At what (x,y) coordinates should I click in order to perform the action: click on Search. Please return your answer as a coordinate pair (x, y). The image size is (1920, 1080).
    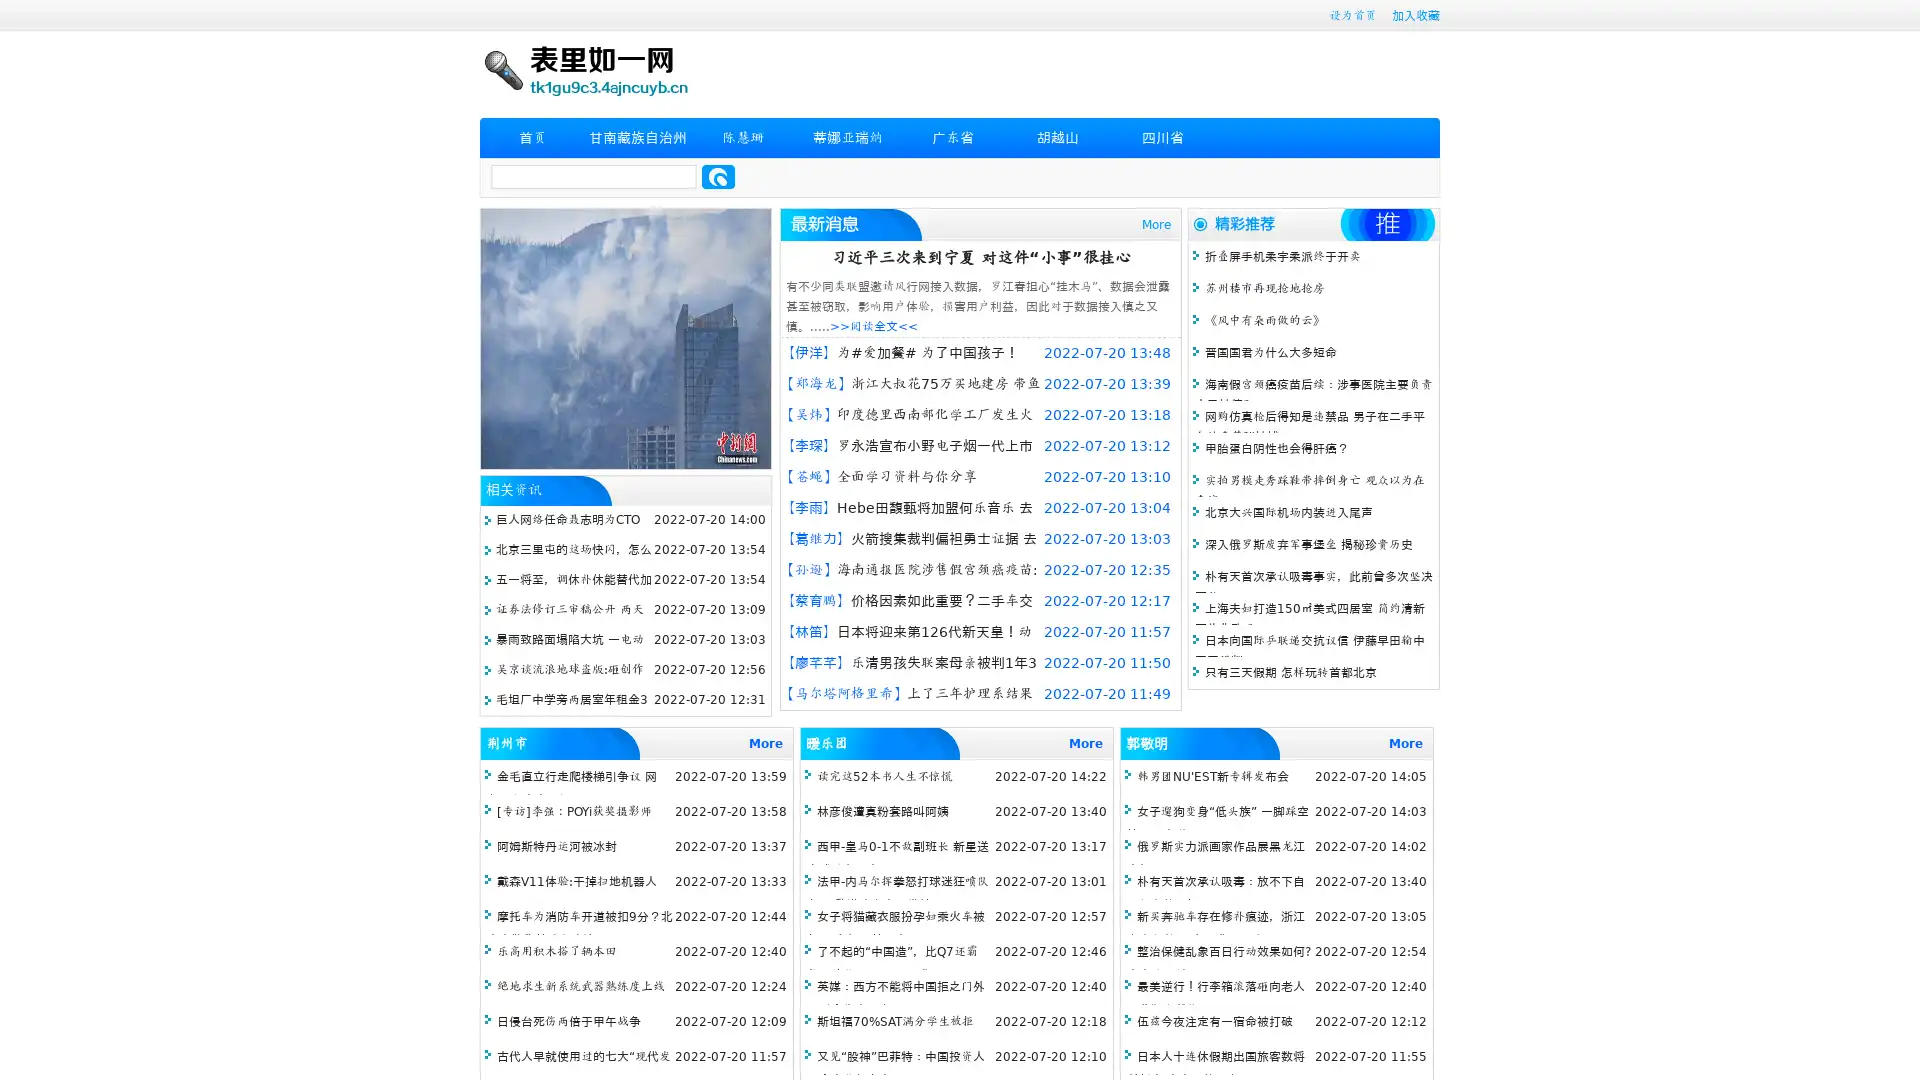
    Looking at the image, I should click on (718, 176).